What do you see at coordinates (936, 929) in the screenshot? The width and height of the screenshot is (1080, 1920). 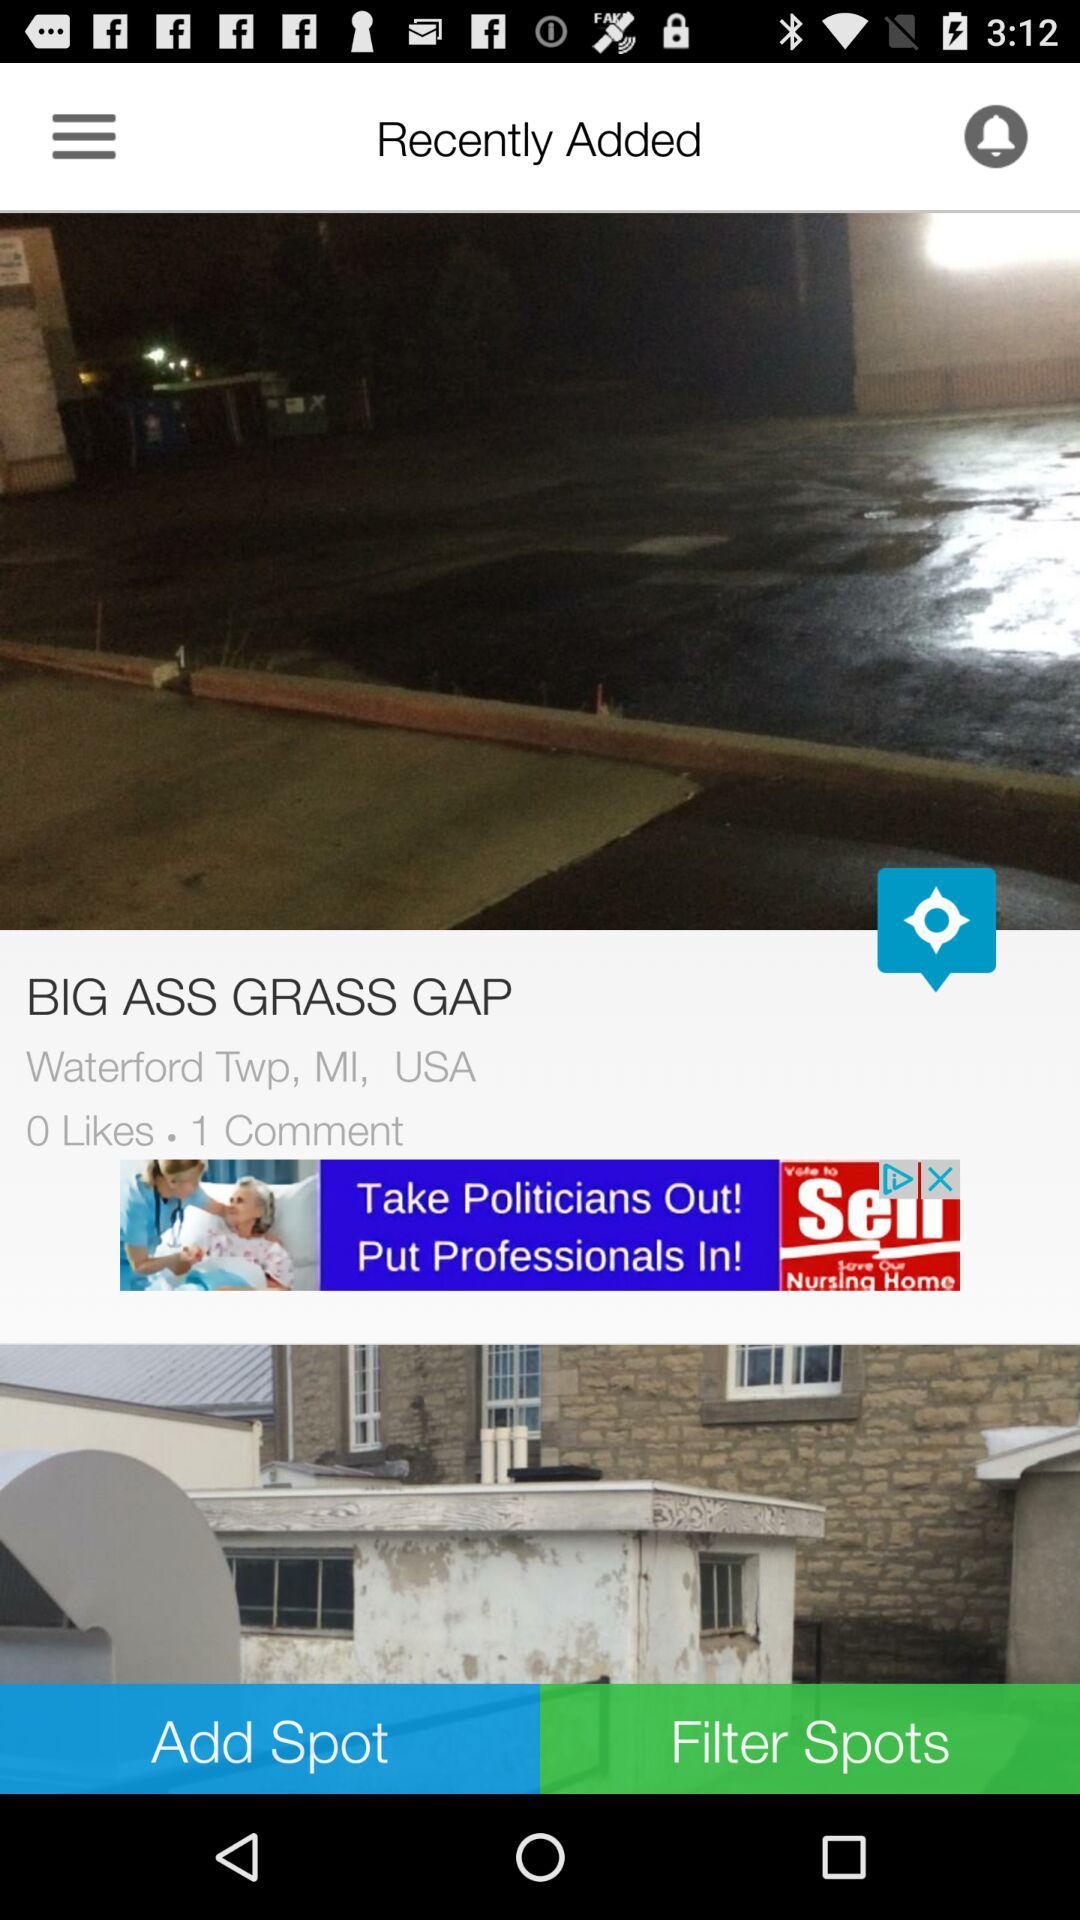 I see `location` at bounding box center [936, 929].